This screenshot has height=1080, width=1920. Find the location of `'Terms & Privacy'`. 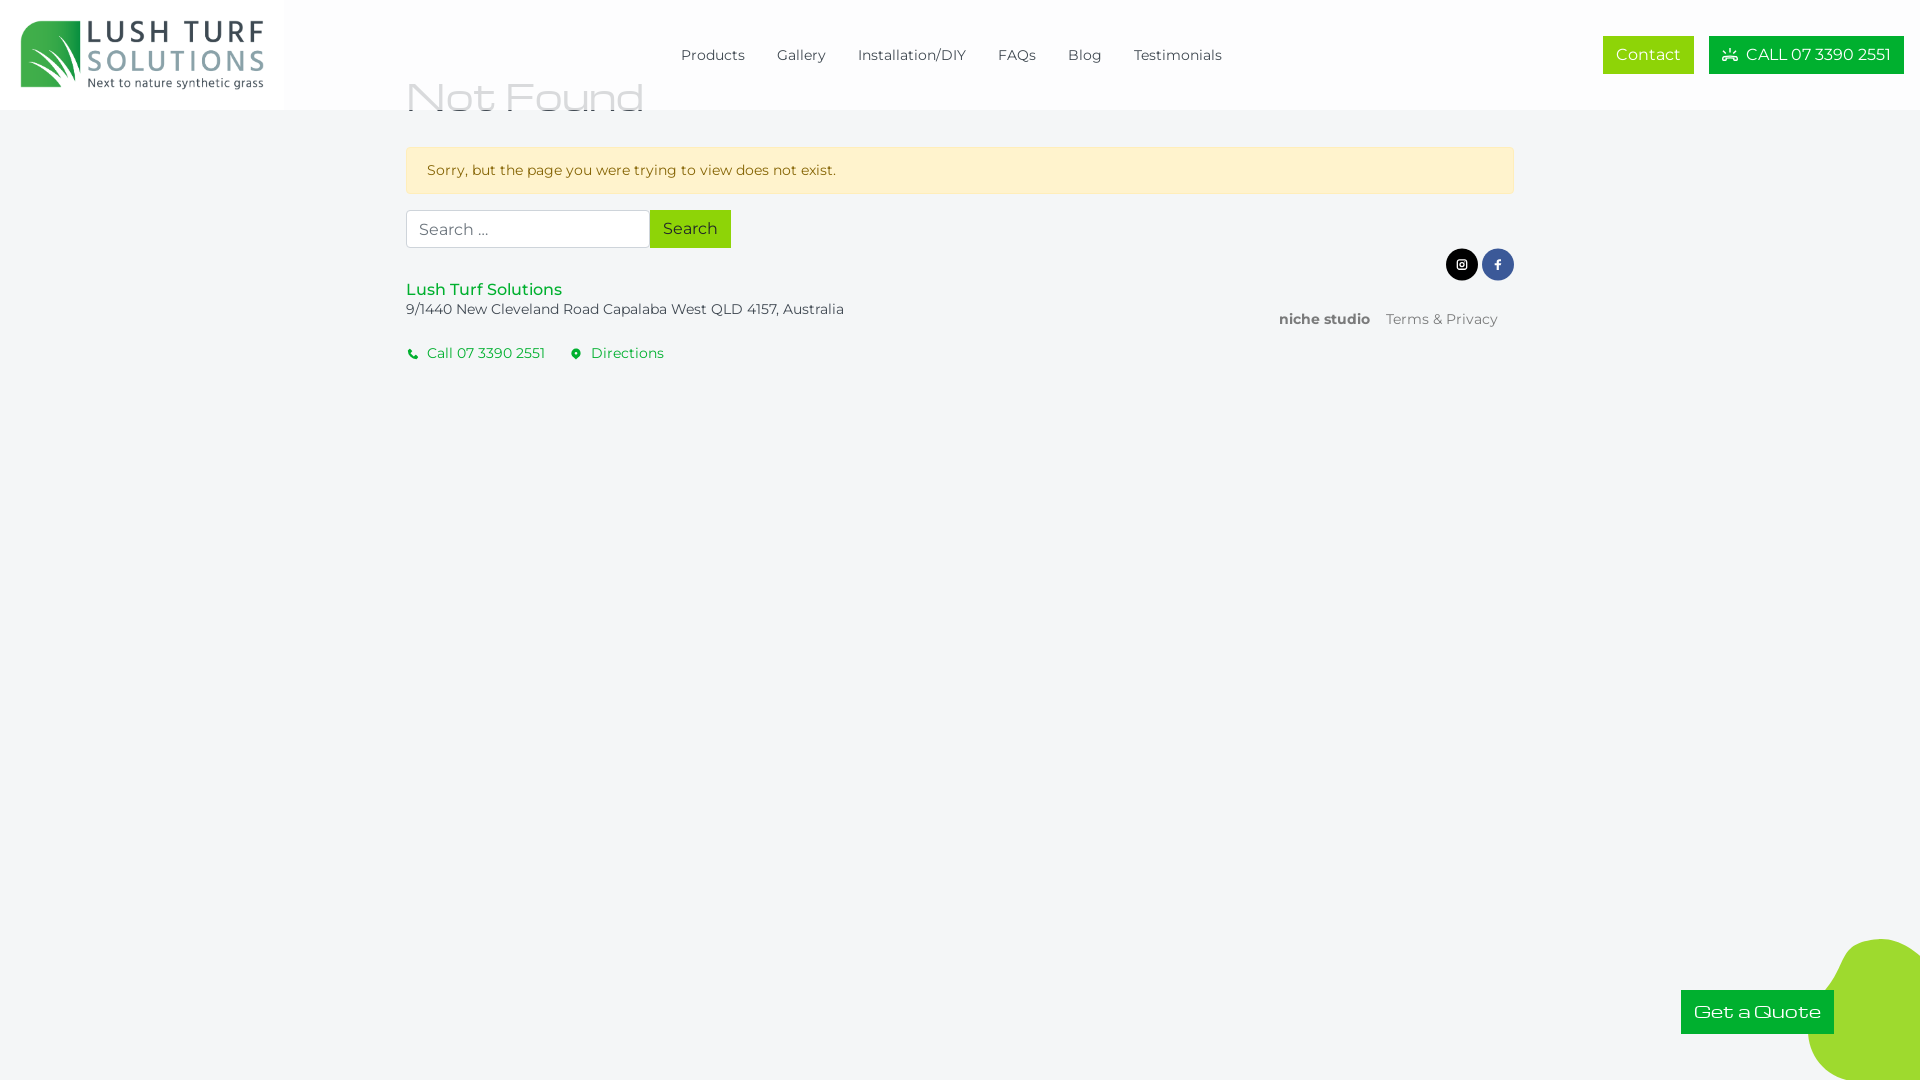

'Terms & Privacy' is located at coordinates (1368, 318).